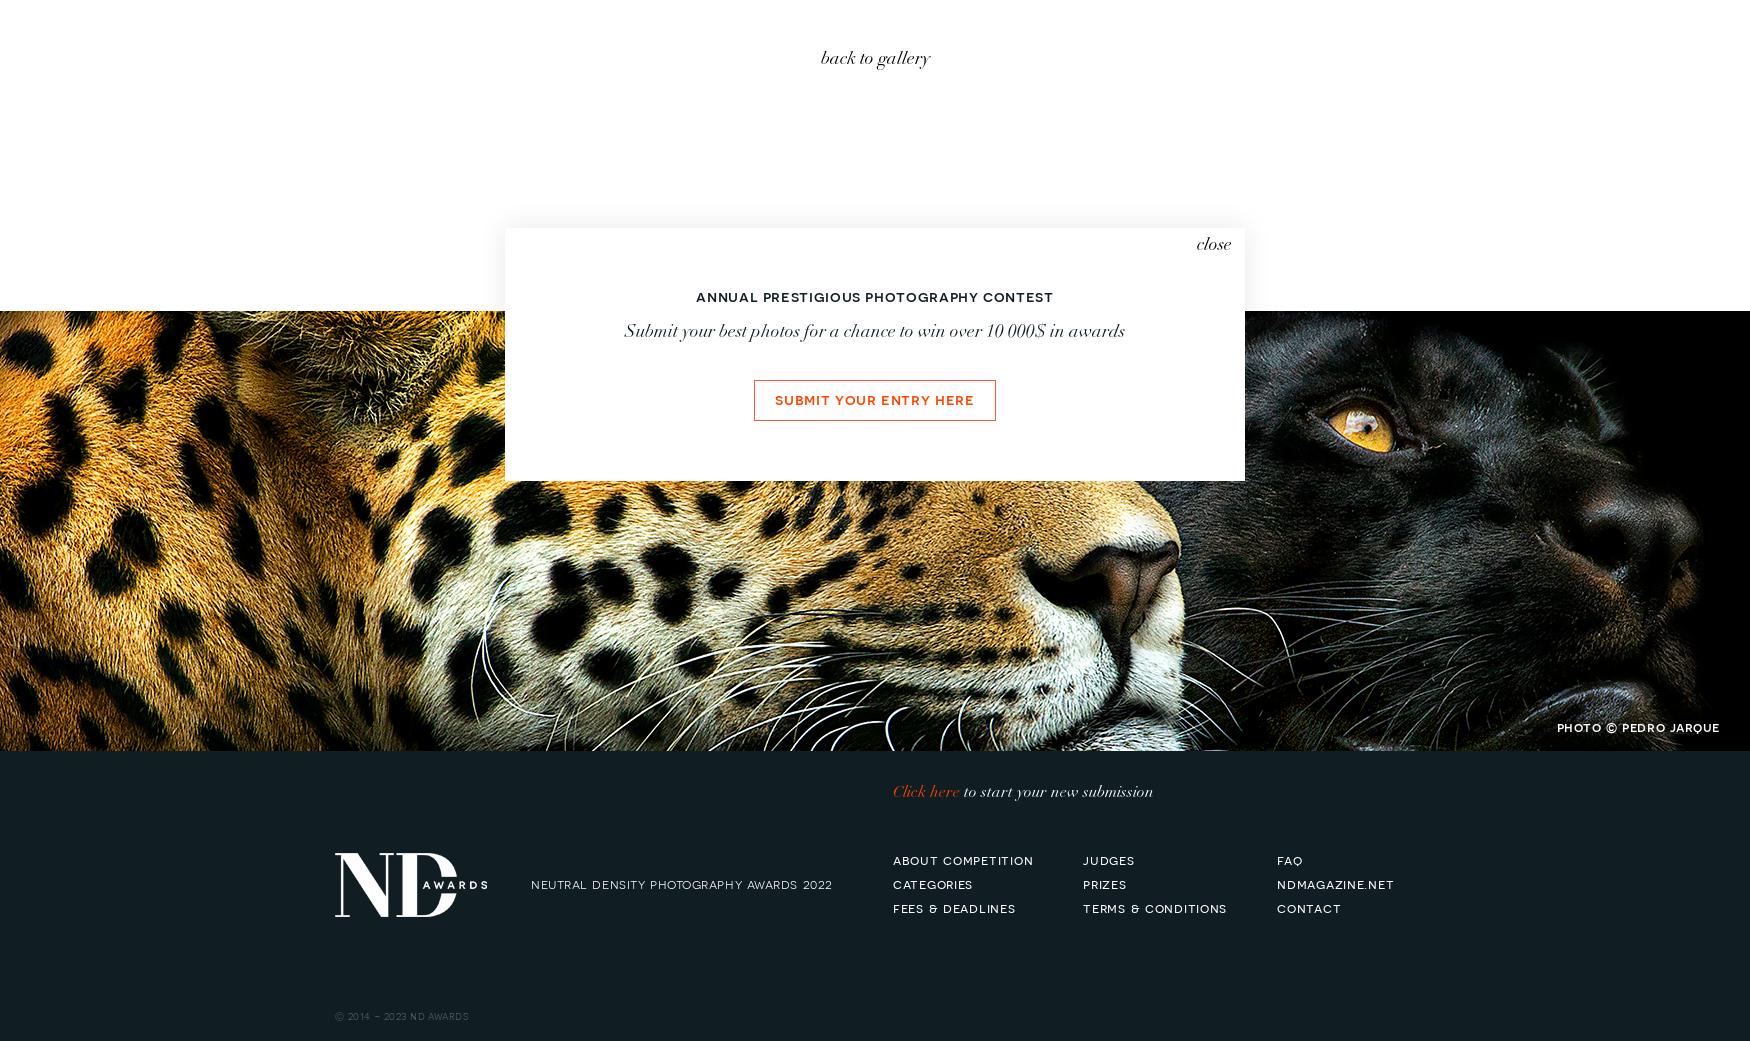 Image resolution: width=1750 pixels, height=1041 pixels. Describe the element at coordinates (874, 58) in the screenshot. I see `'back to gallery'` at that location.